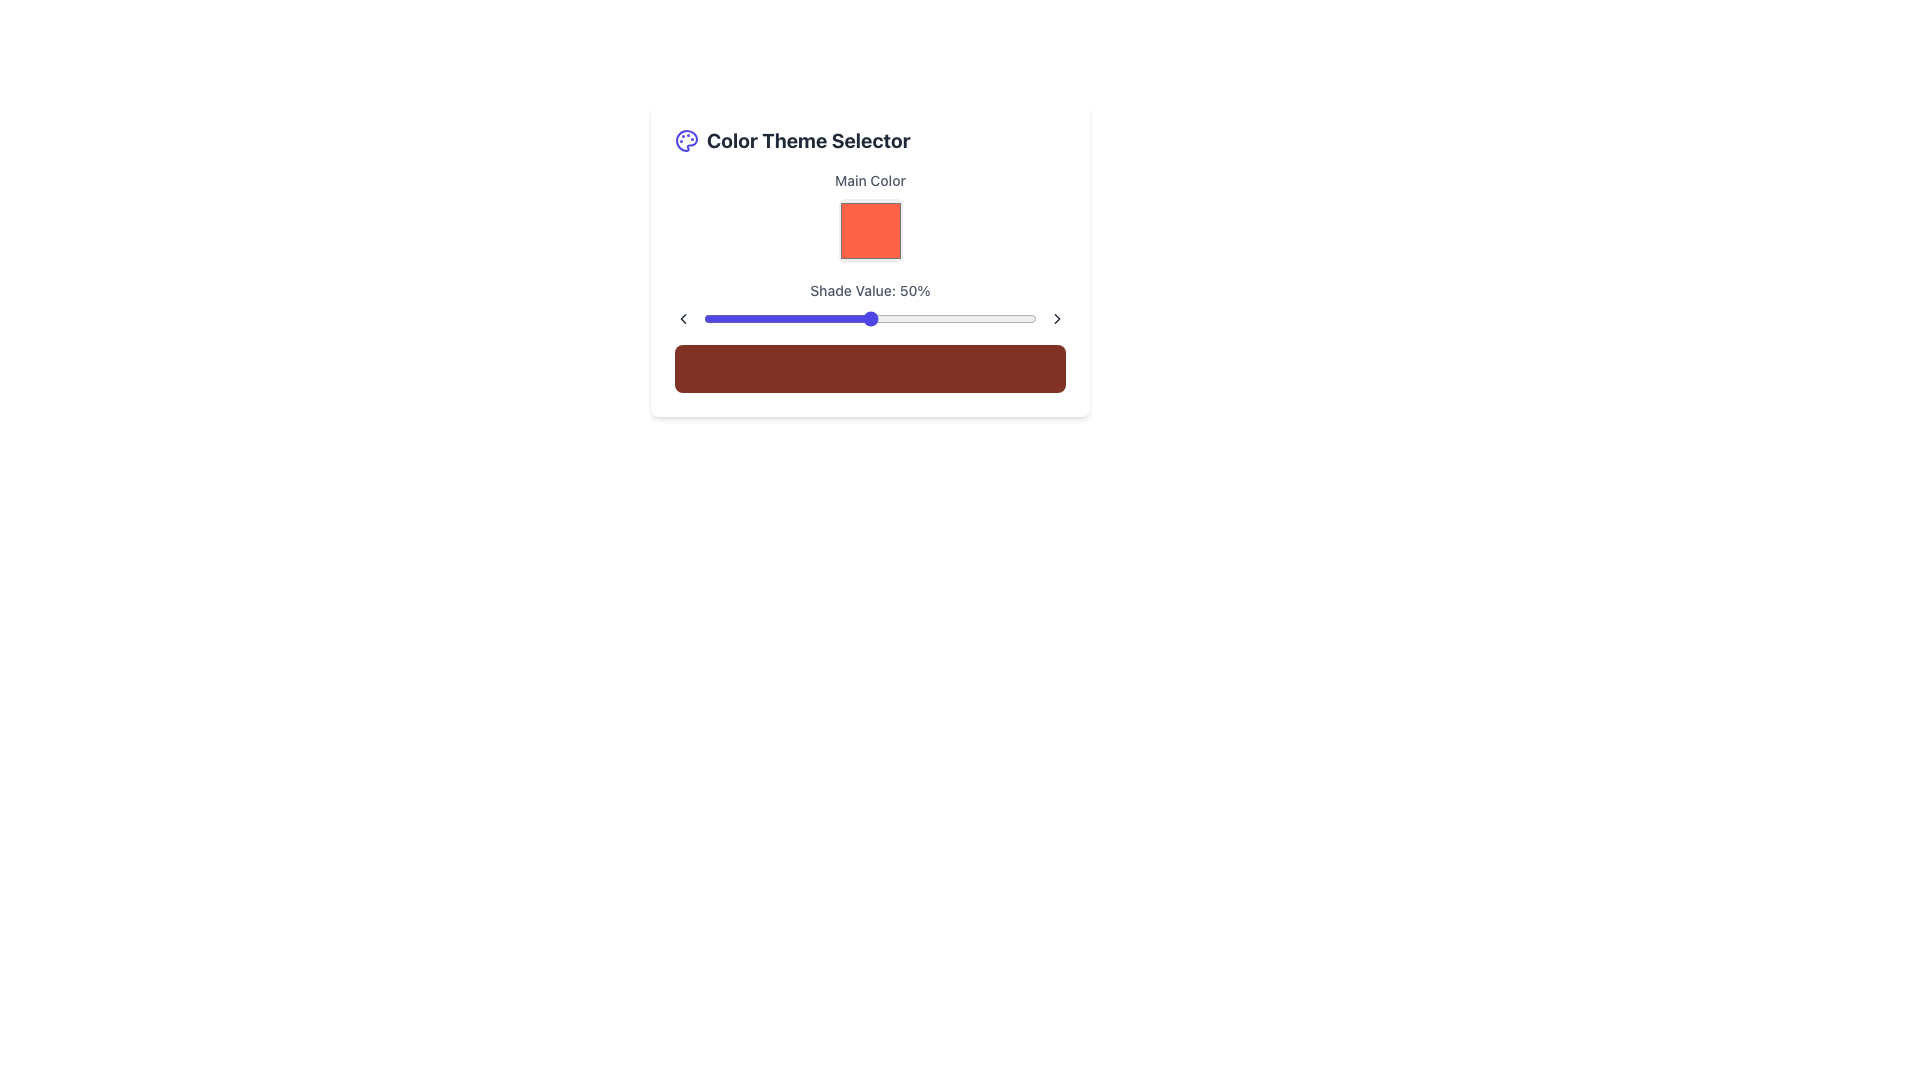 Image resolution: width=1920 pixels, height=1080 pixels. What do you see at coordinates (803, 318) in the screenshot?
I see `the shade value` at bounding box center [803, 318].